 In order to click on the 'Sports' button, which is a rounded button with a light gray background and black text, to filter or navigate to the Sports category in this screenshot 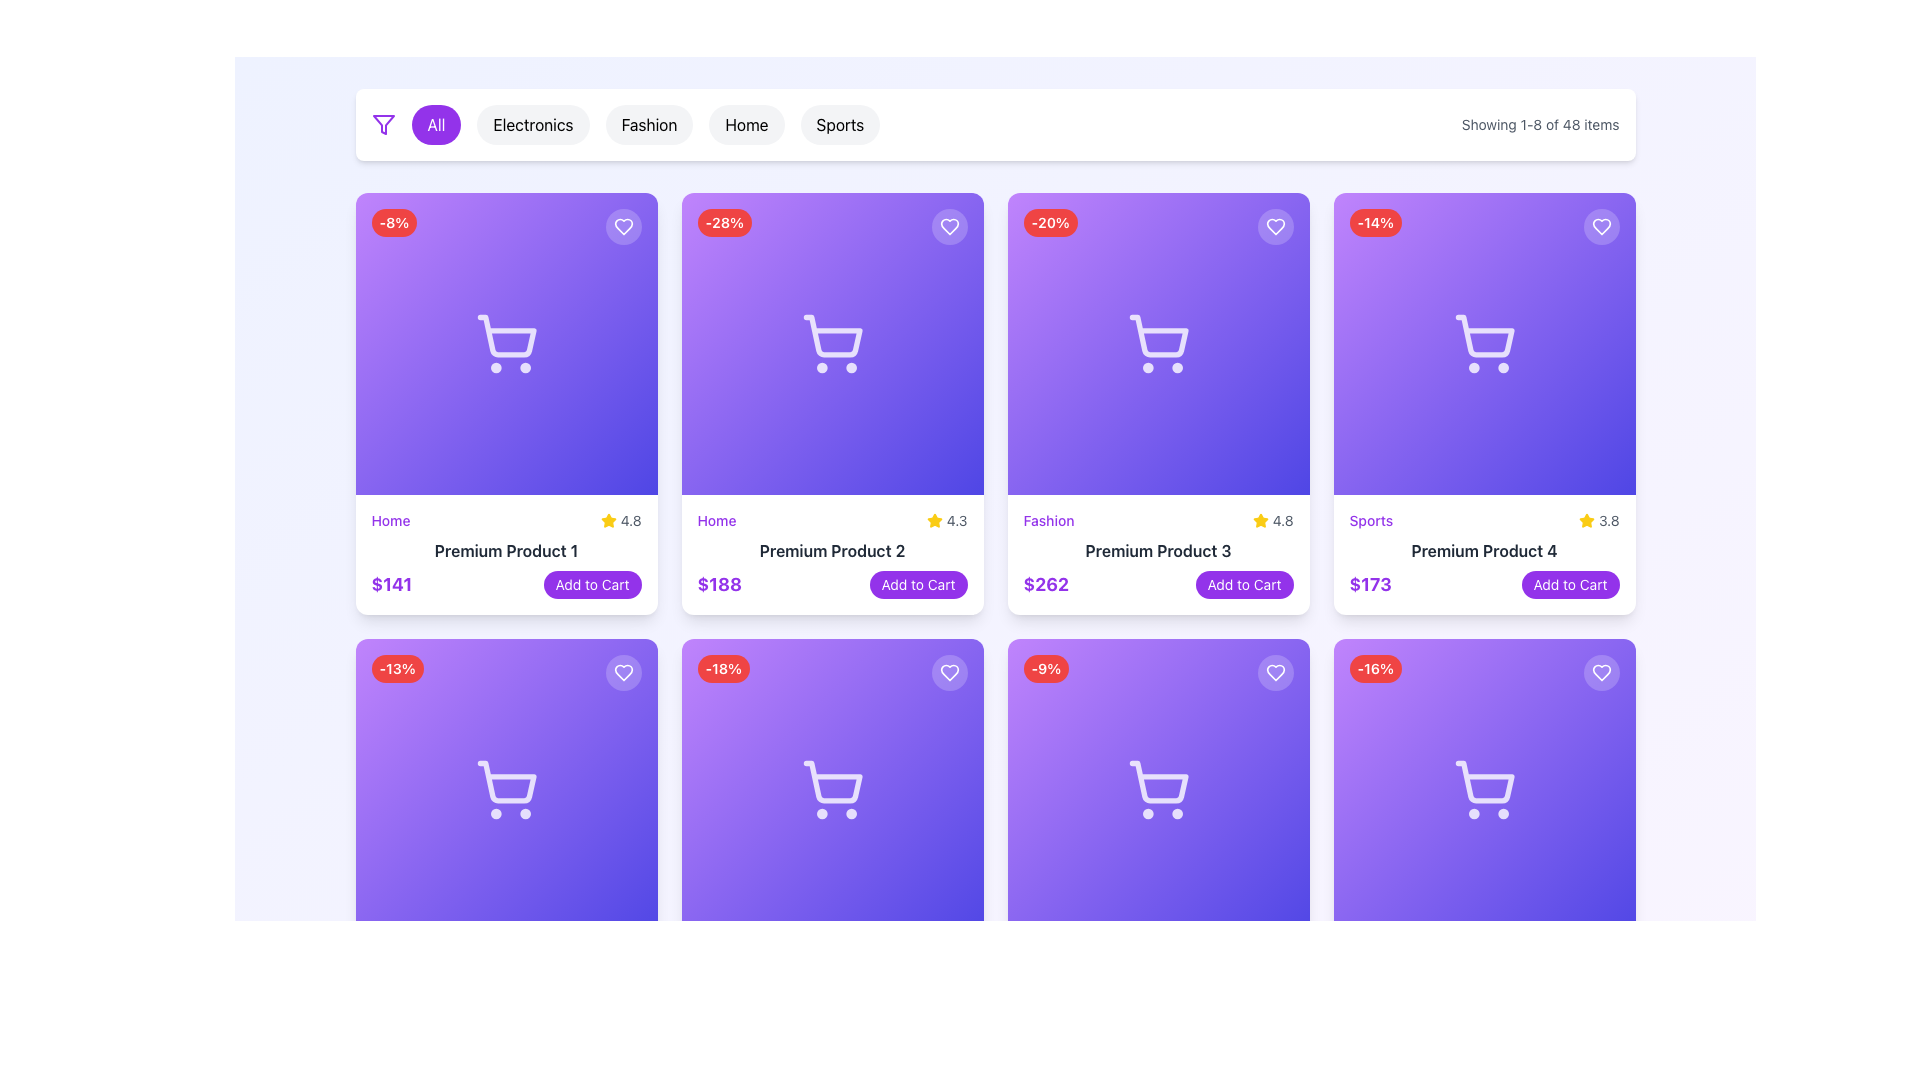, I will do `click(840, 124)`.